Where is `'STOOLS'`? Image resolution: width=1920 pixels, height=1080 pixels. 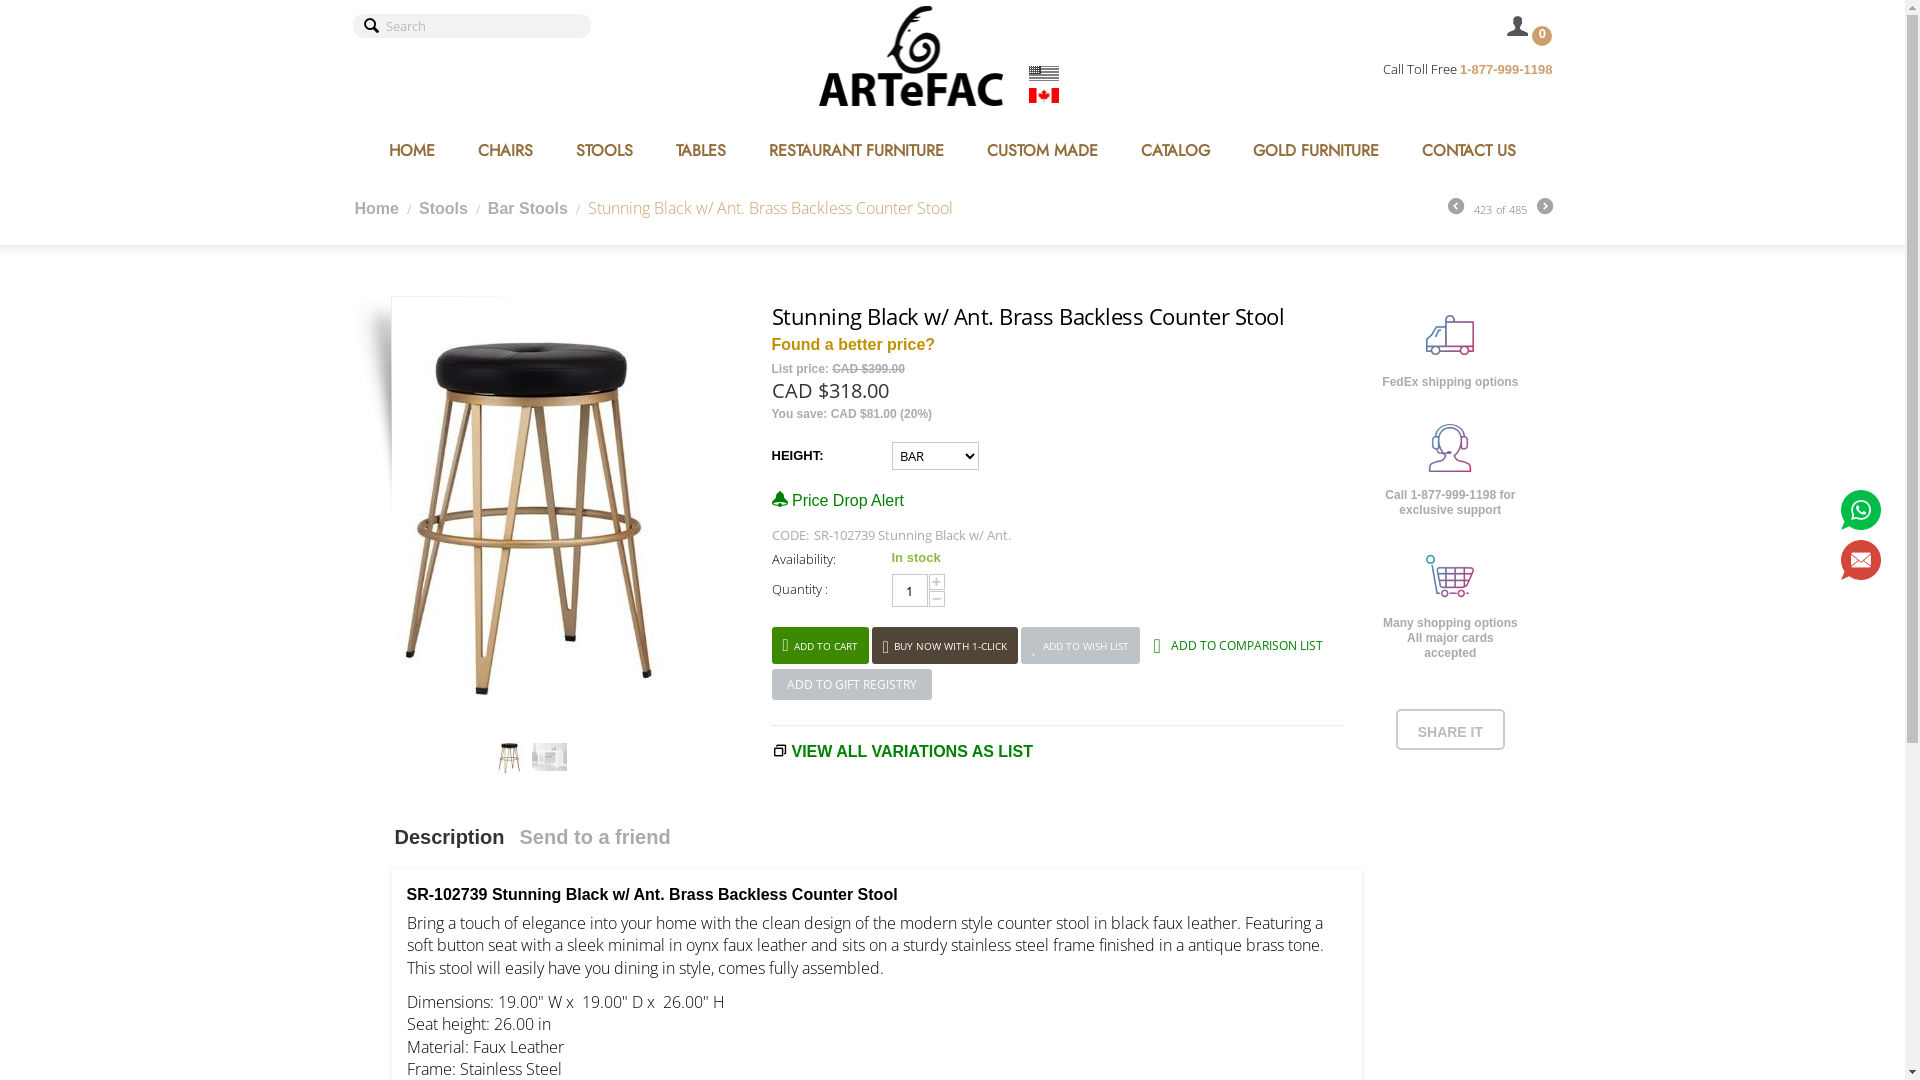 'STOOLS' is located at coordinates (603, 149).